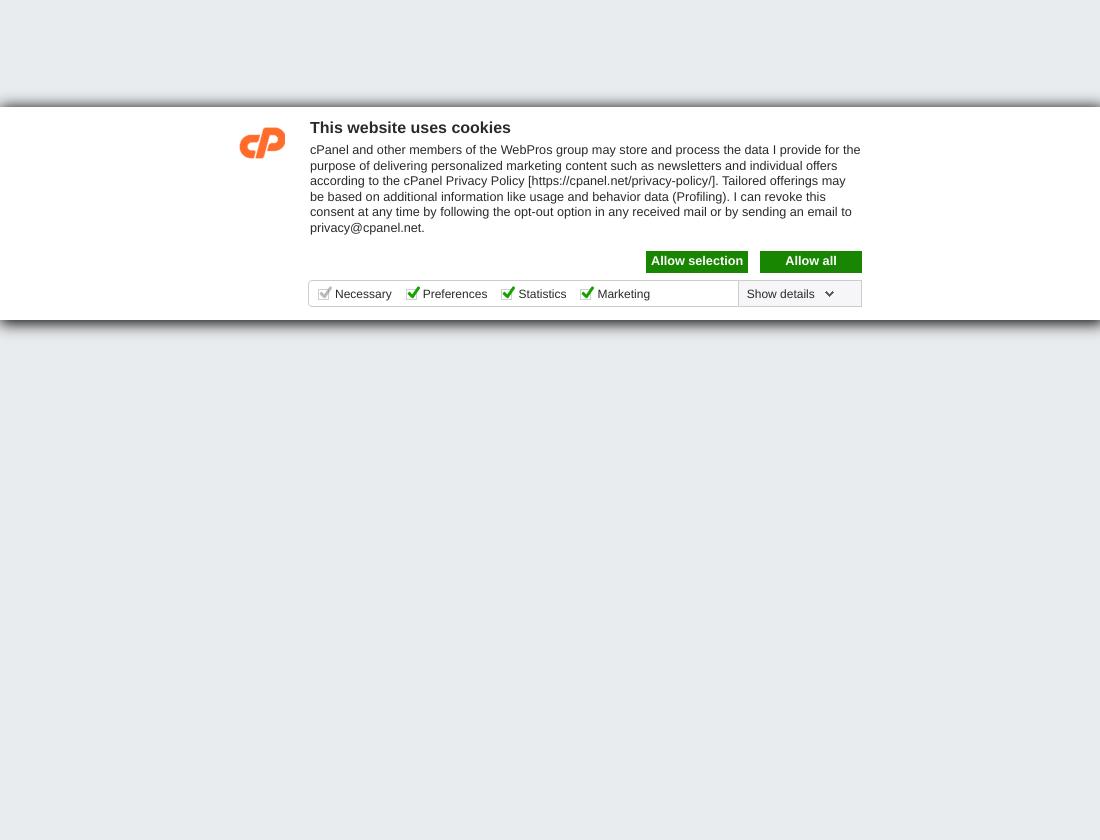 Image resolution: width=1100 pixels, height=840 pixels. I want to click on 'cPanel & WHM Trial', so click(25, 393).